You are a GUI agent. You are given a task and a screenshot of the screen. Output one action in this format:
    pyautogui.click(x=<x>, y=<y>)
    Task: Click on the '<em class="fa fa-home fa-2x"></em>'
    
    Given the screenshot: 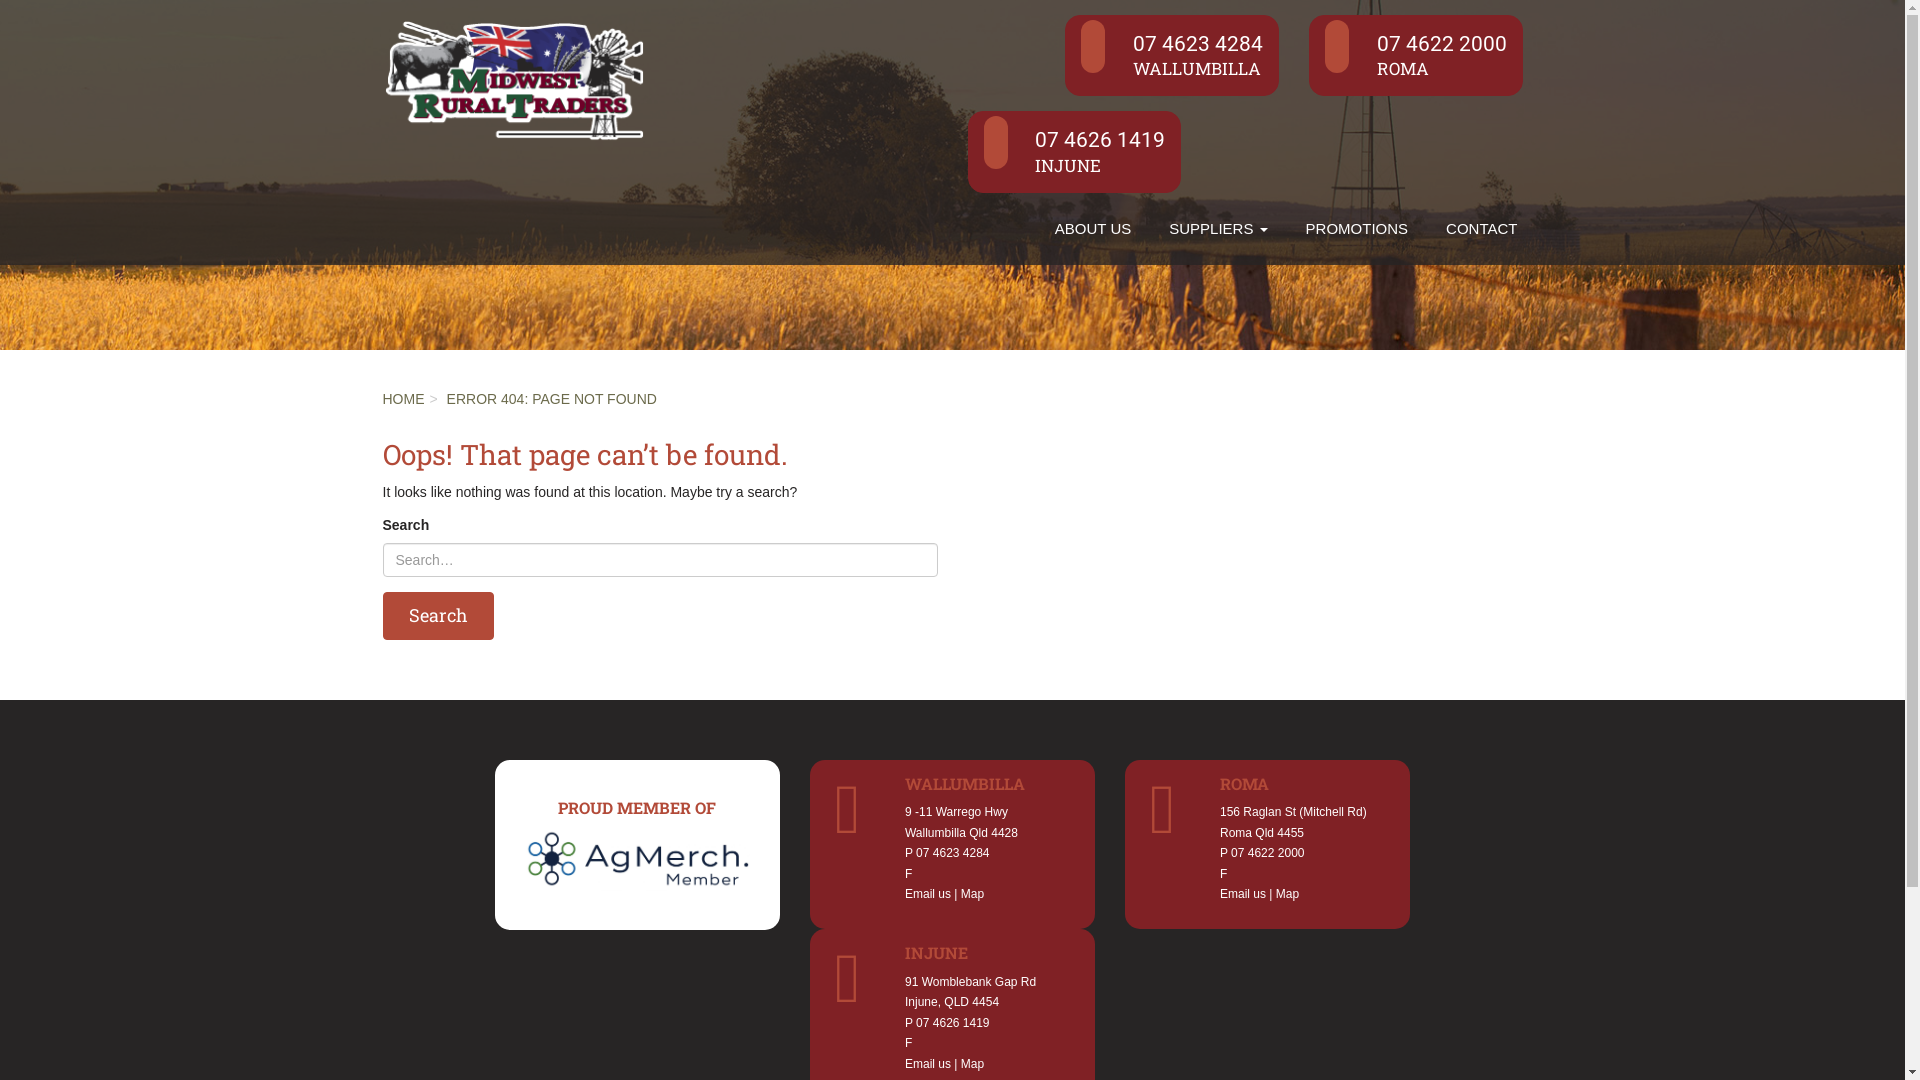 What is the action you would take?
    pyautogui.click(x=1017, y=213)
    